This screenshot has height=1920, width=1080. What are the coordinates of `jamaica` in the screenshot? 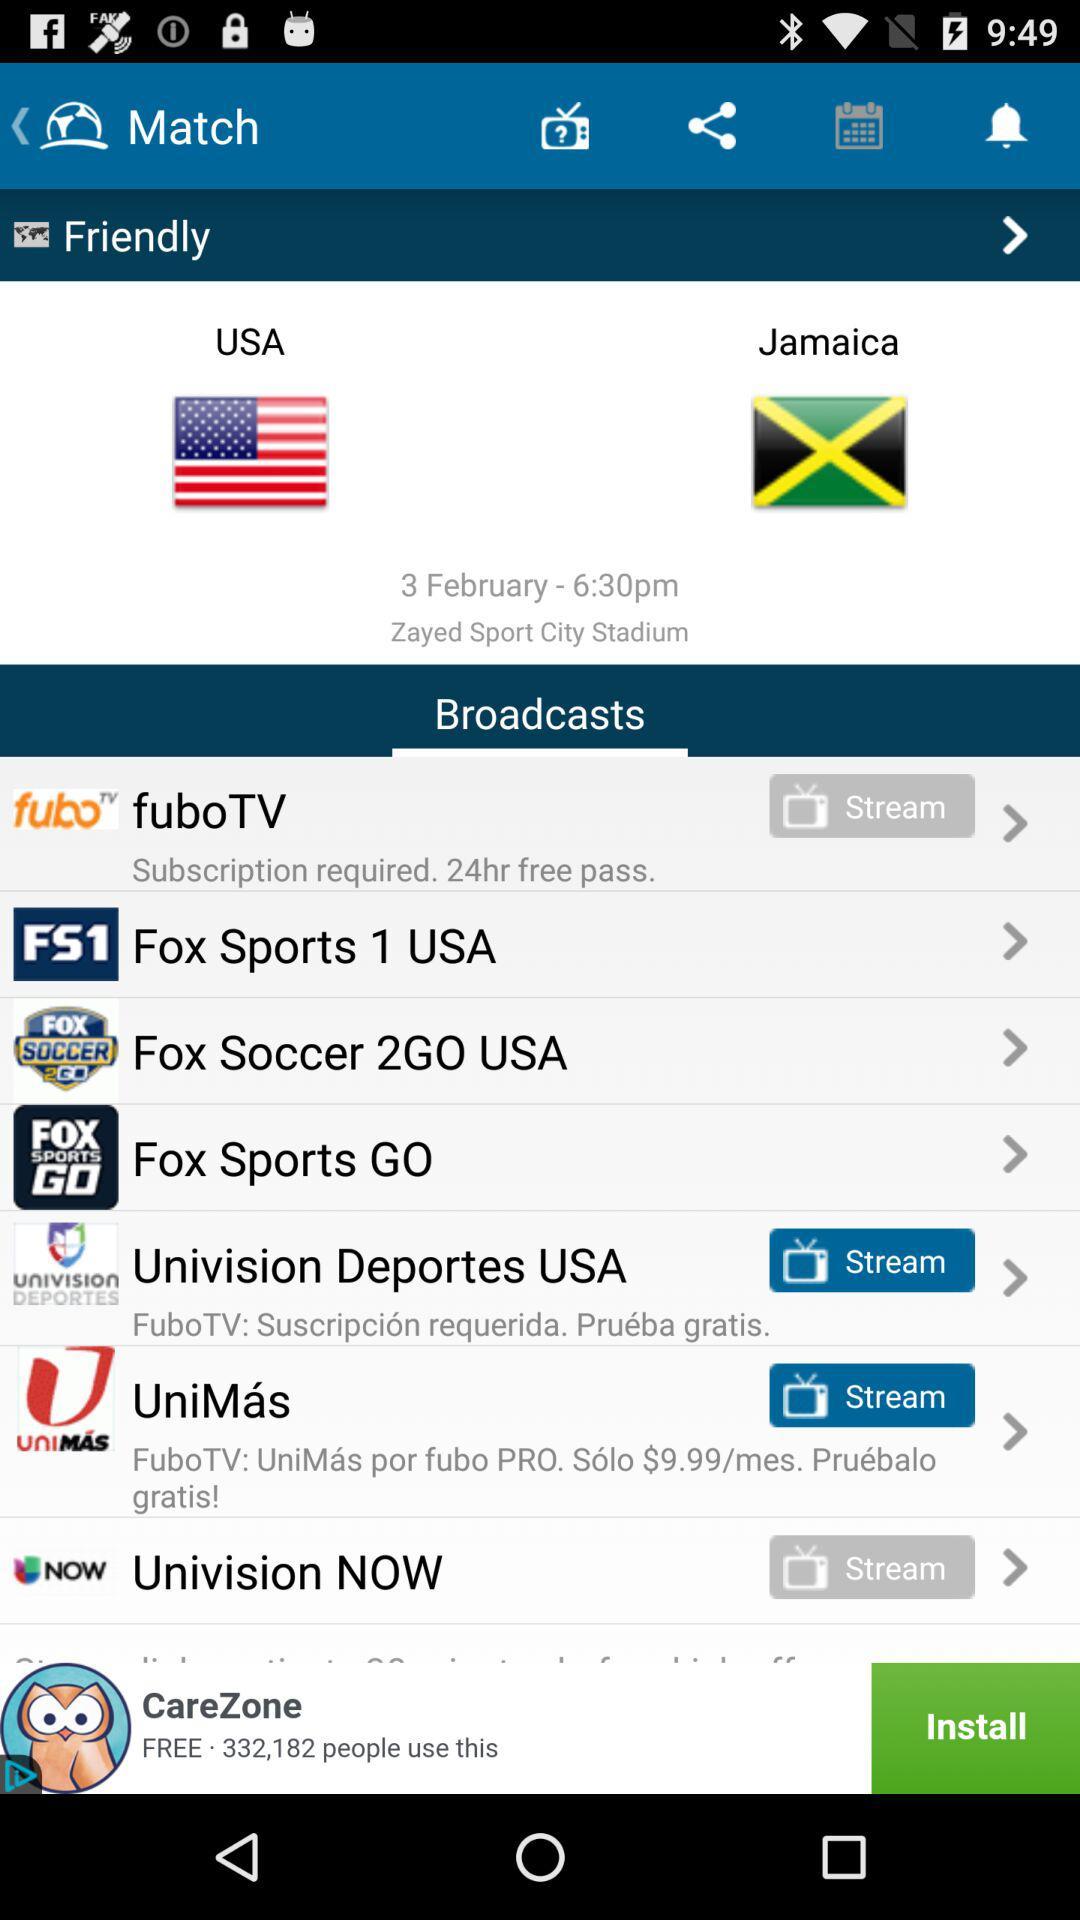 It's located at (829, 451).